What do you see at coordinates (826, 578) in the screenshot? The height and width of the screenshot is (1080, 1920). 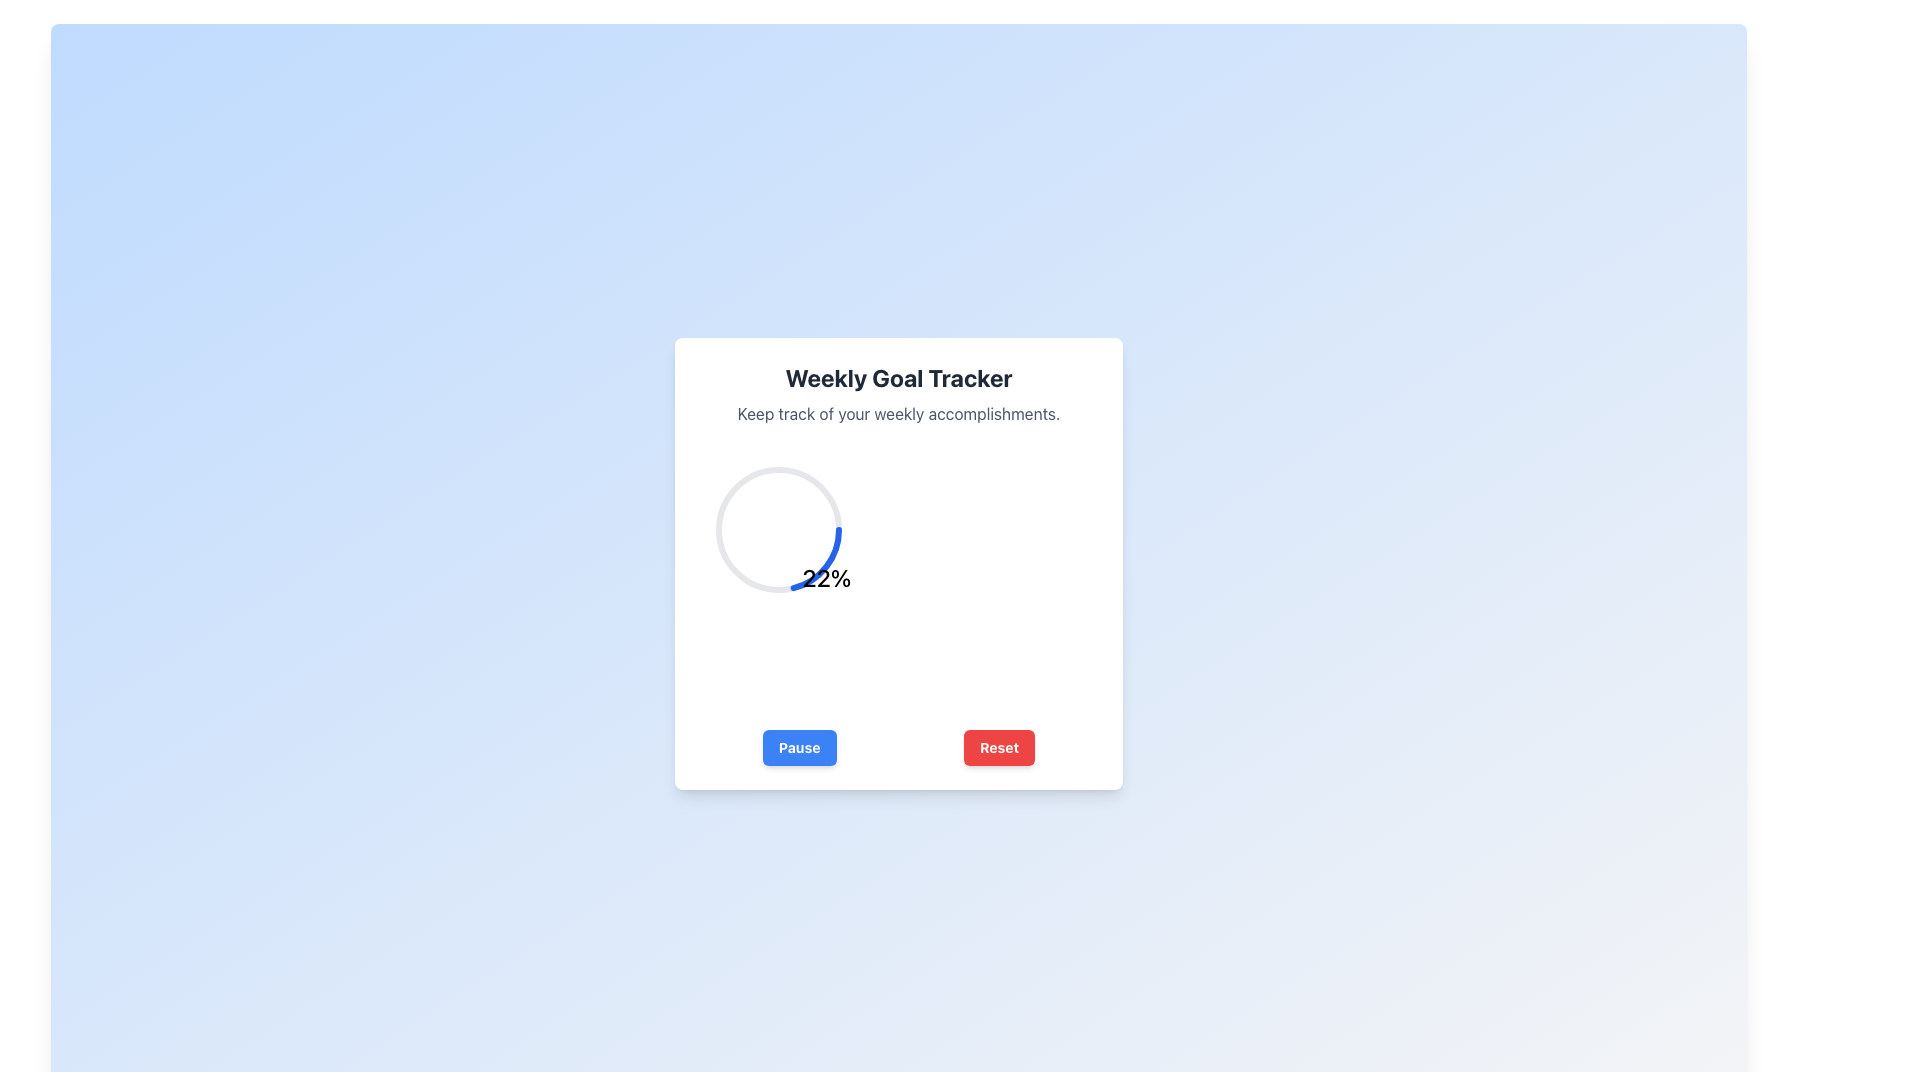 I see `the Circular Progress Indicator displaying '20%' in the center of the card UI titled 'Weekly Goal Tracker'` at bounding box center [826, 578].